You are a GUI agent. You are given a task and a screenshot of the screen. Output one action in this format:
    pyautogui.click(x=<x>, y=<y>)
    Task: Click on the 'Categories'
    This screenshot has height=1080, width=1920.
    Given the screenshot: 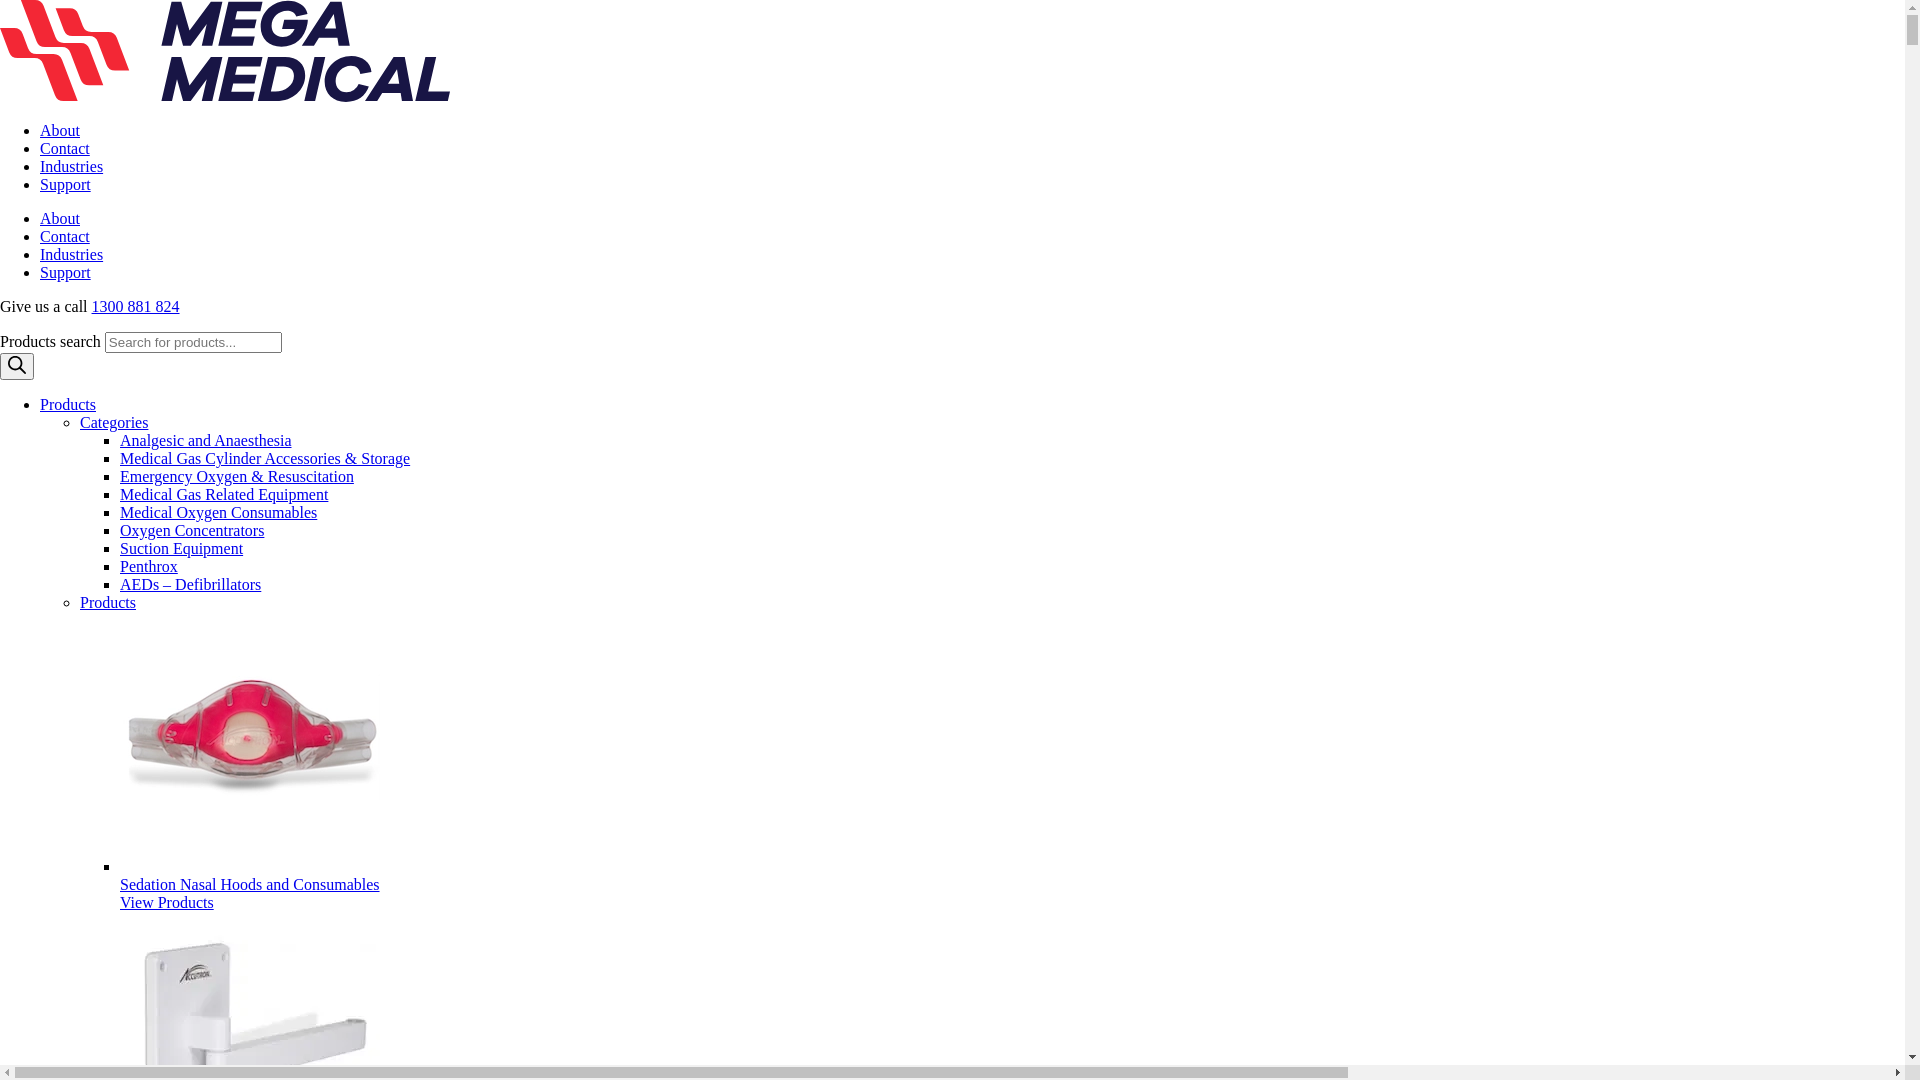 What is the action you would take?
    pyautogui.click(x=113, y=421)
    